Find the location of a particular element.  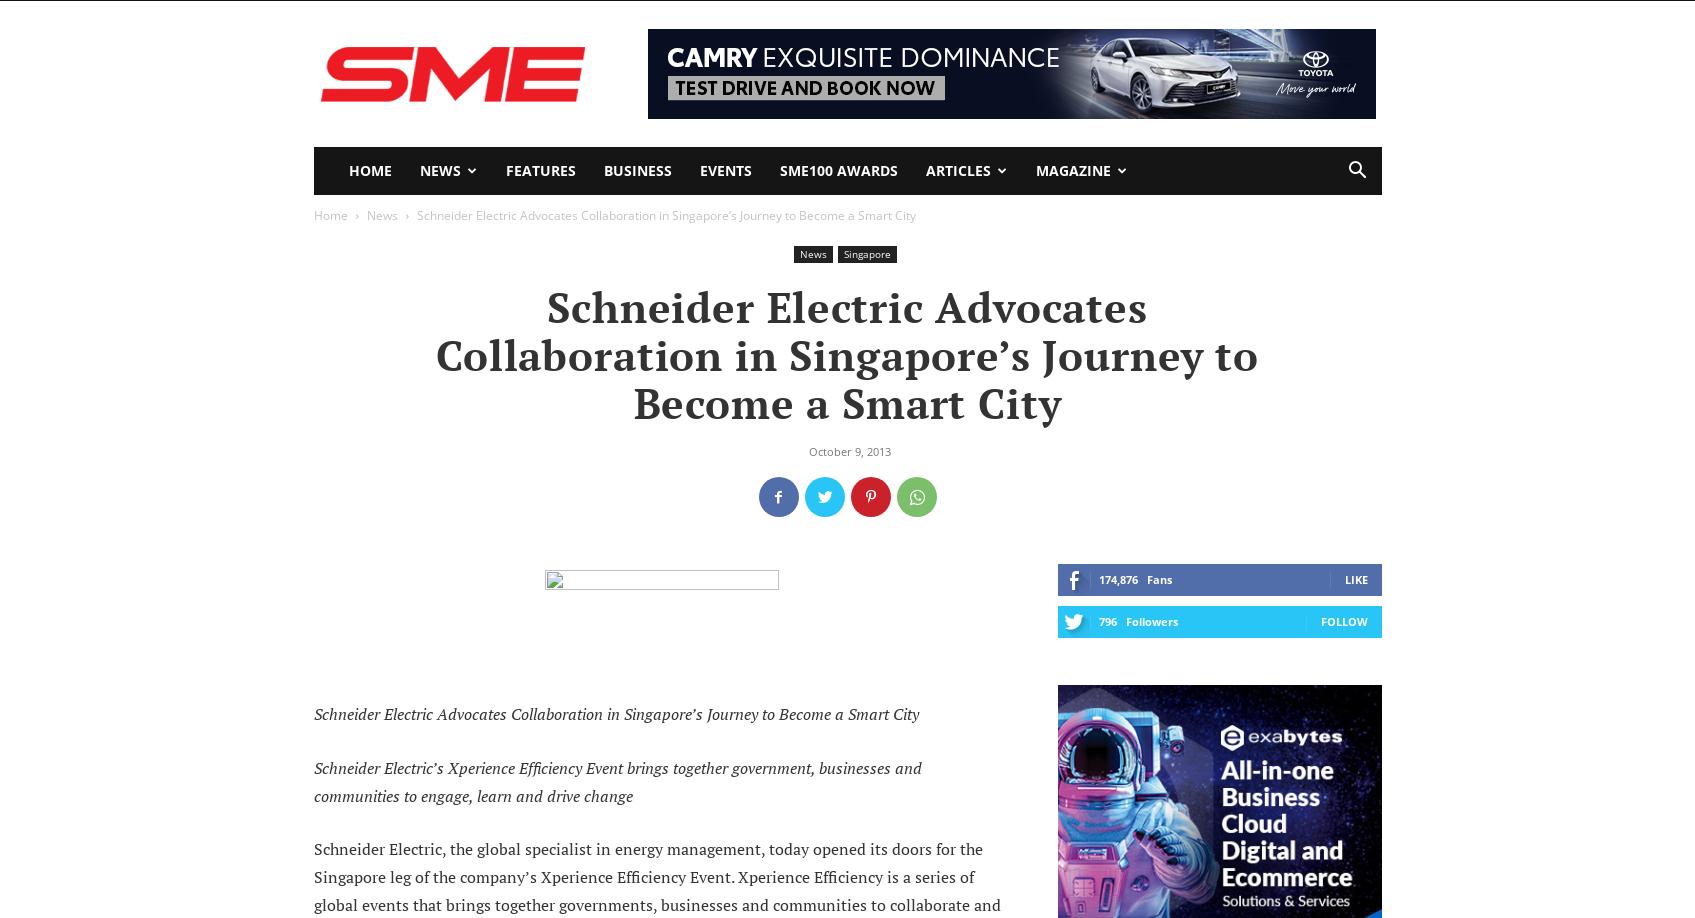

'Singapore' is located at coordinates (842, 253).